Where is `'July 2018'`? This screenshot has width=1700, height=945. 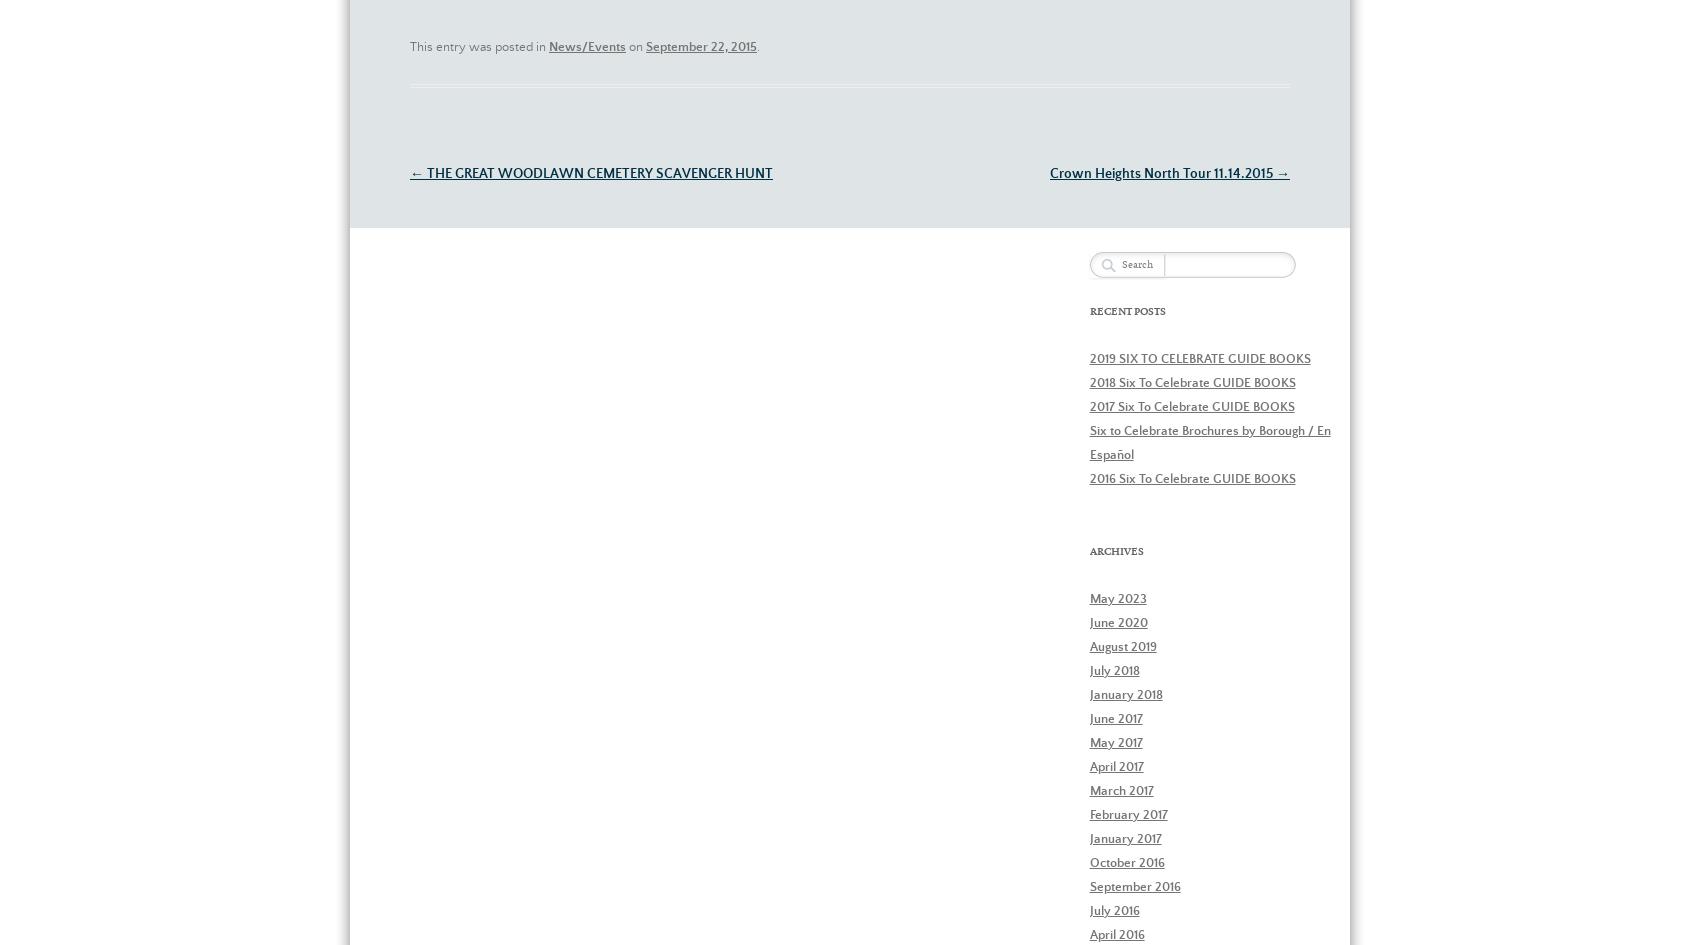 'July 2018' is located at coordinates (1114, 669).